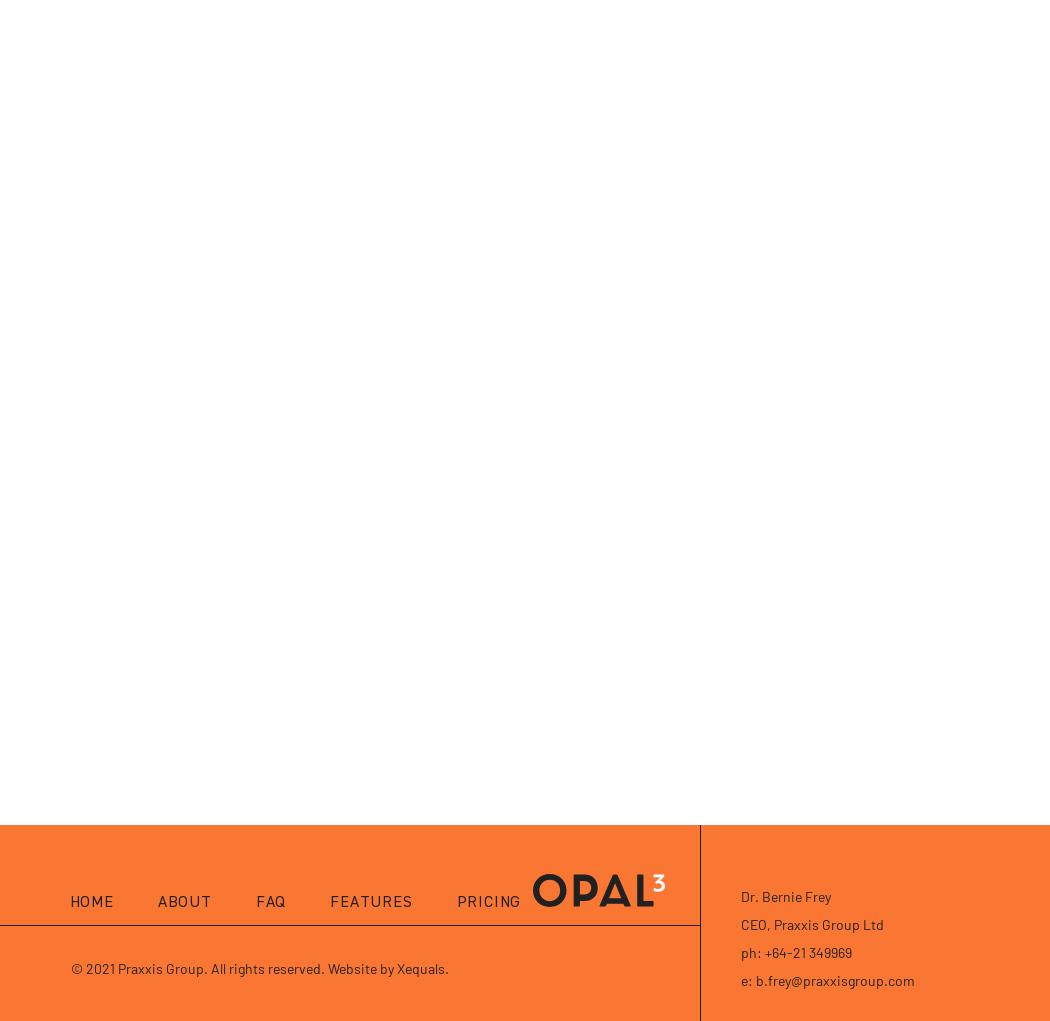 This screenshot has width=1050, height=1021. What do you see at coordinates (795, 951) in the screenshot?
I see `'ph: +64-21 349969'` at bounding box center [795, 951].